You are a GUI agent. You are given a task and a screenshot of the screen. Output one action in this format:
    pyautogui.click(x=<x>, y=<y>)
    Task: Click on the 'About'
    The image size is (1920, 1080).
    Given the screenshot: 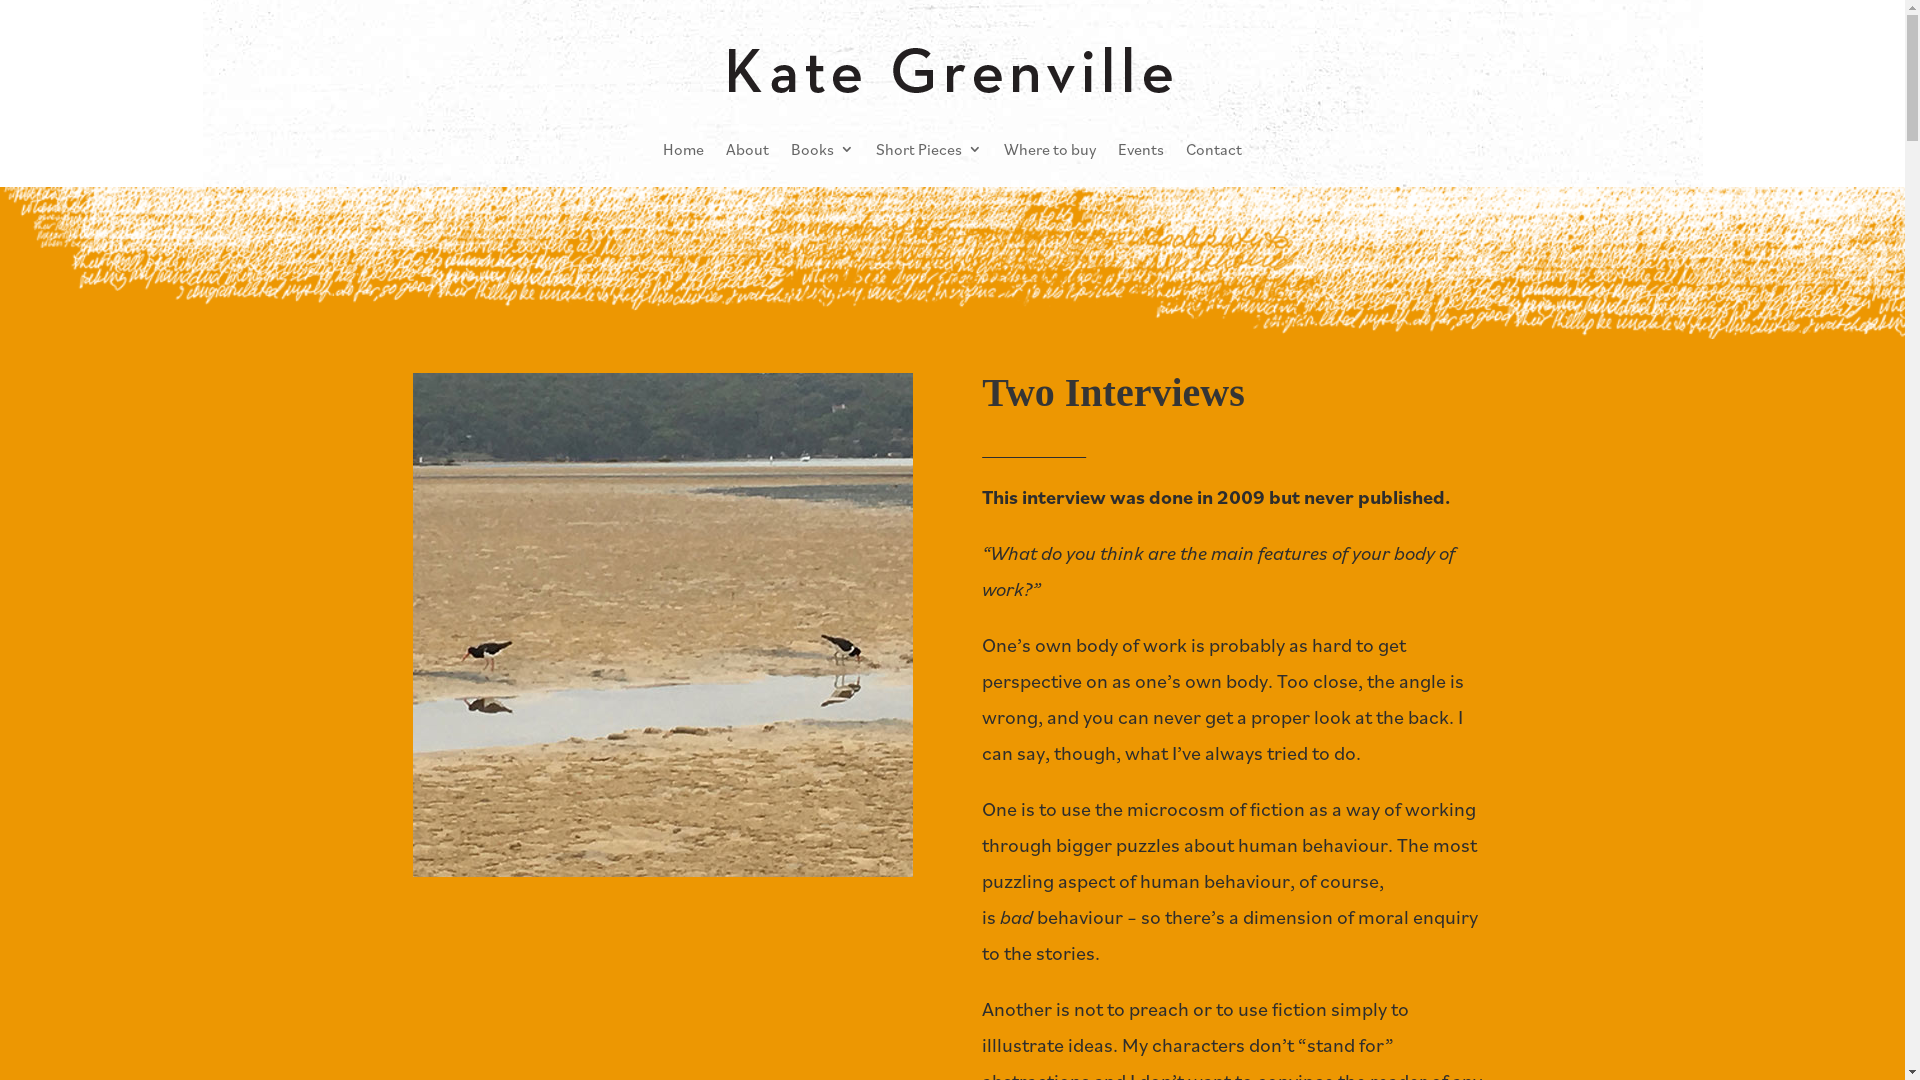 What is the action you would take?
    pyautogui.click(x=746, y=148)
    